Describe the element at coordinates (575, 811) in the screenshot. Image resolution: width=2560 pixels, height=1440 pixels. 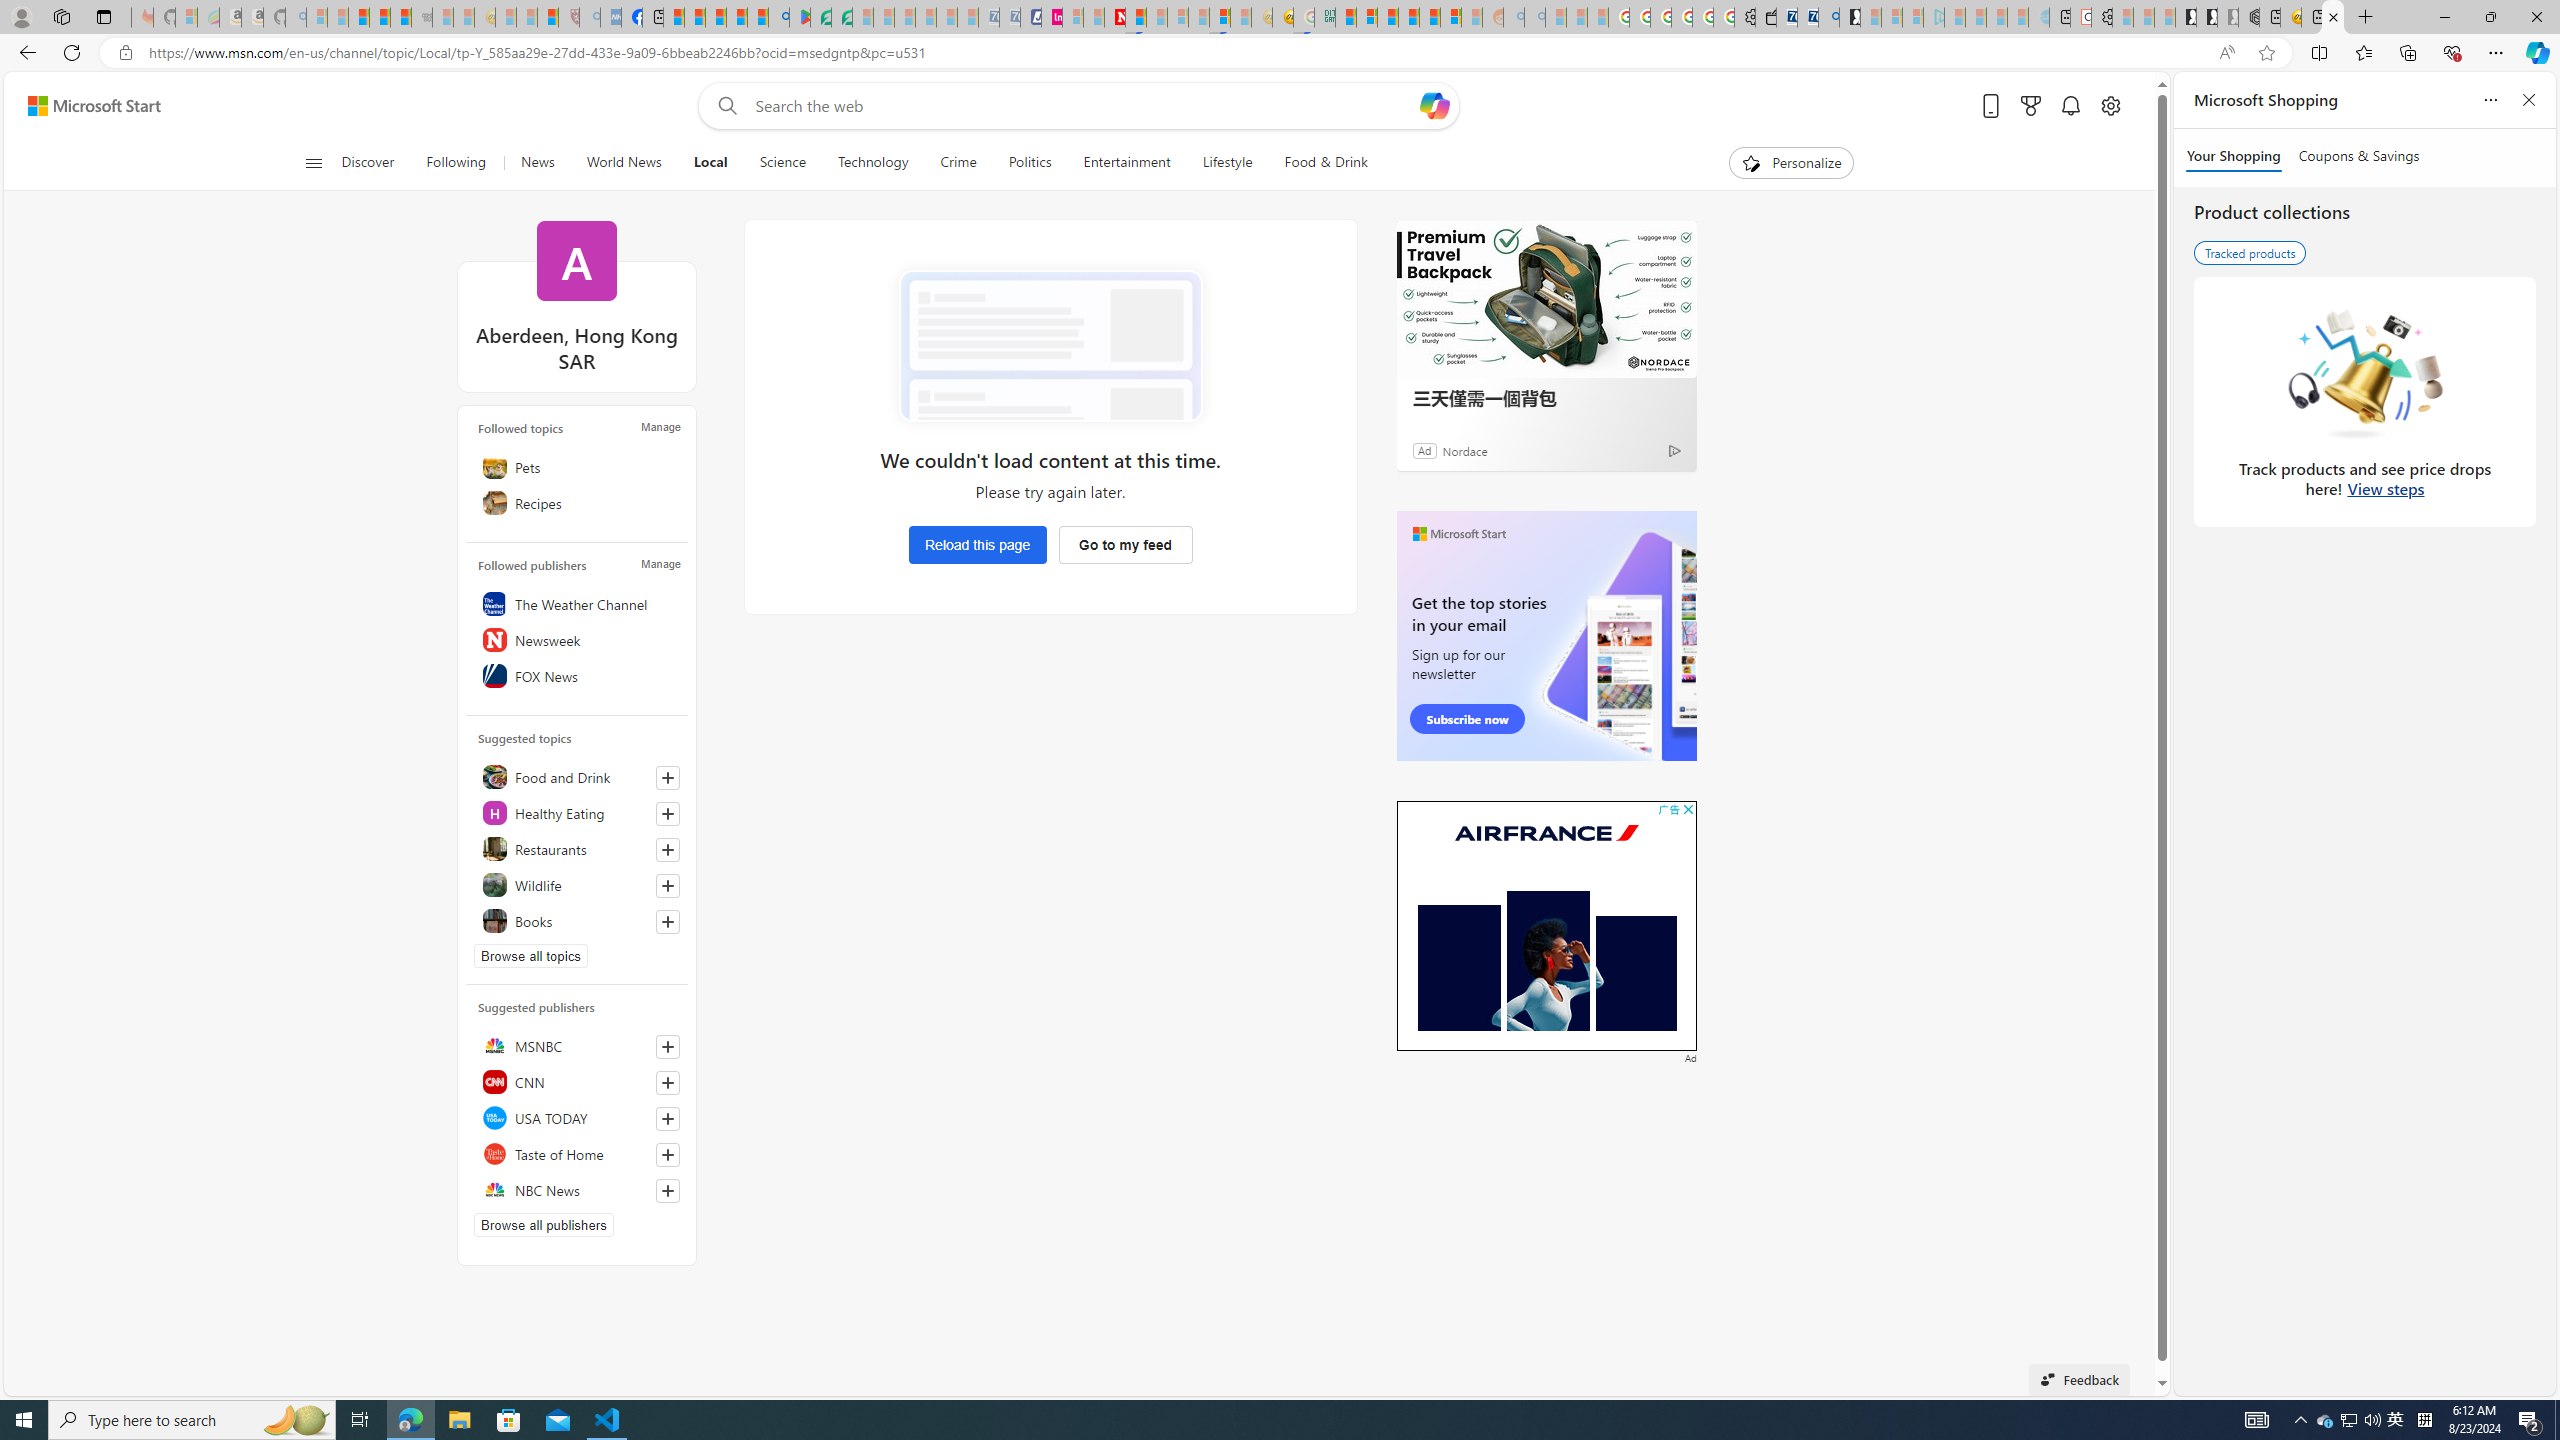
I see `'Healthy Eating'` at that location.